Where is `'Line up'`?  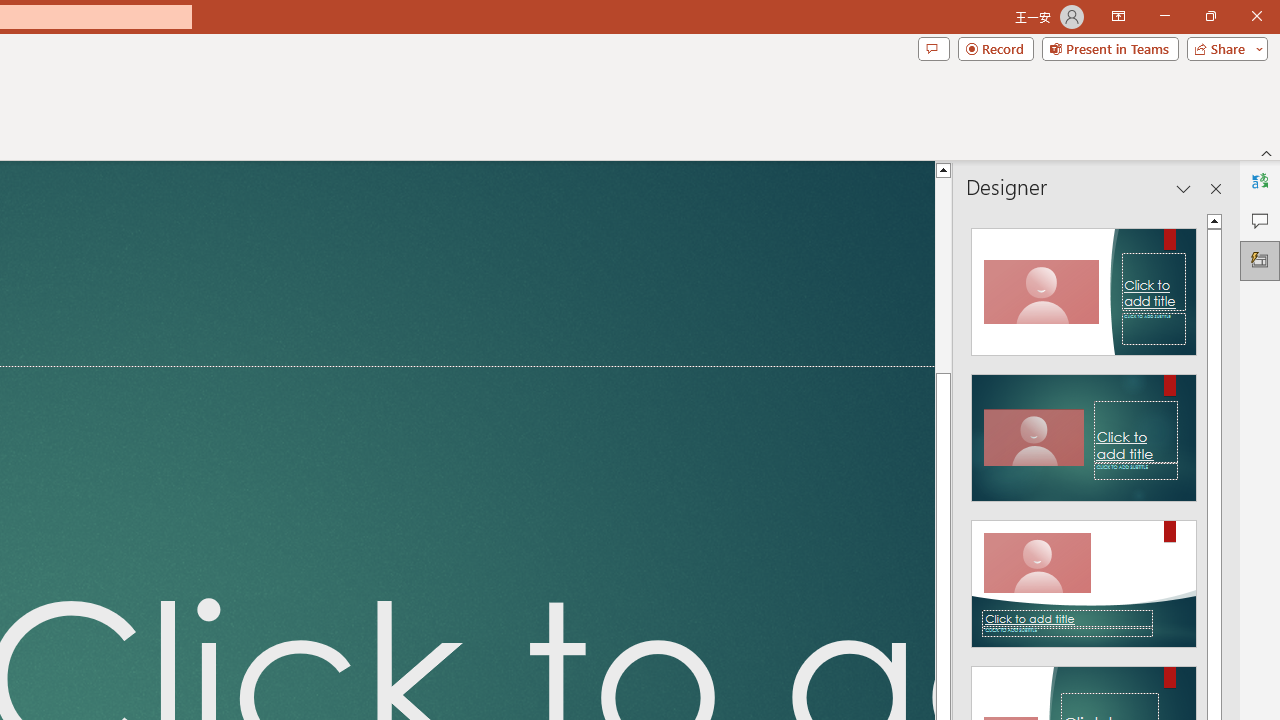
'Line up' is located at coordinates (942, 168).